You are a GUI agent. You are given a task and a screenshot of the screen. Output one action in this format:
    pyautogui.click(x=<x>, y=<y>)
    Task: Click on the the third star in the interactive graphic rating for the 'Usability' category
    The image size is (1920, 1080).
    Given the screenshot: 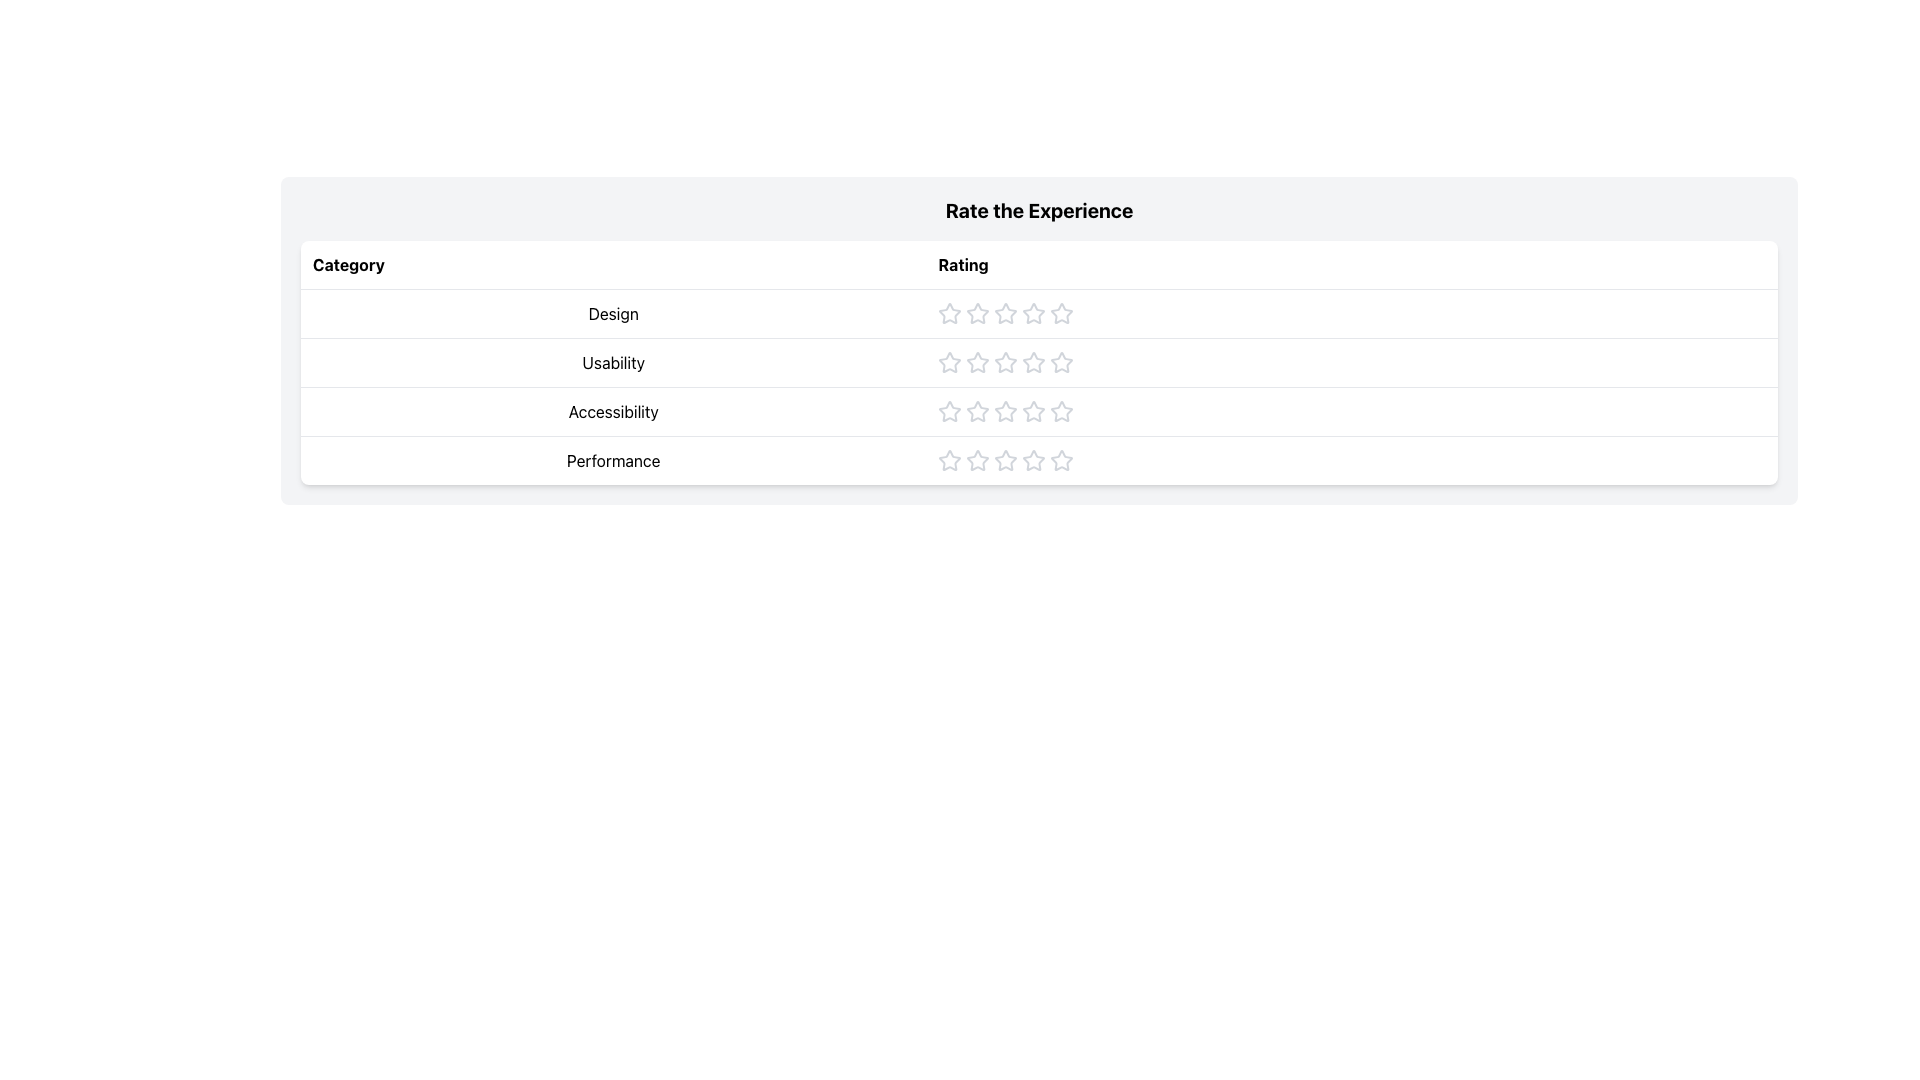 What is the action you would take?
    pyautogui.click(x=1006, y=362)
    